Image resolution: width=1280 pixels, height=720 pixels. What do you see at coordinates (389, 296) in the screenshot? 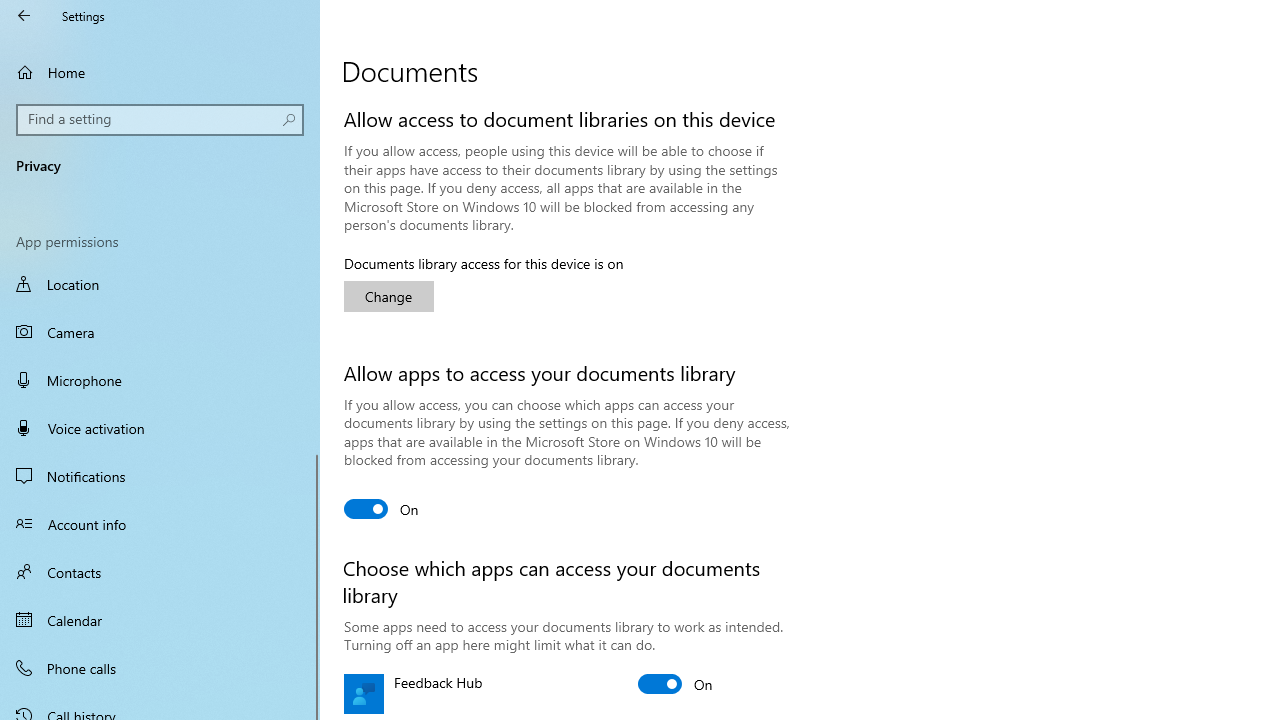
I see `'Change'` at bounding box center [389, 296].